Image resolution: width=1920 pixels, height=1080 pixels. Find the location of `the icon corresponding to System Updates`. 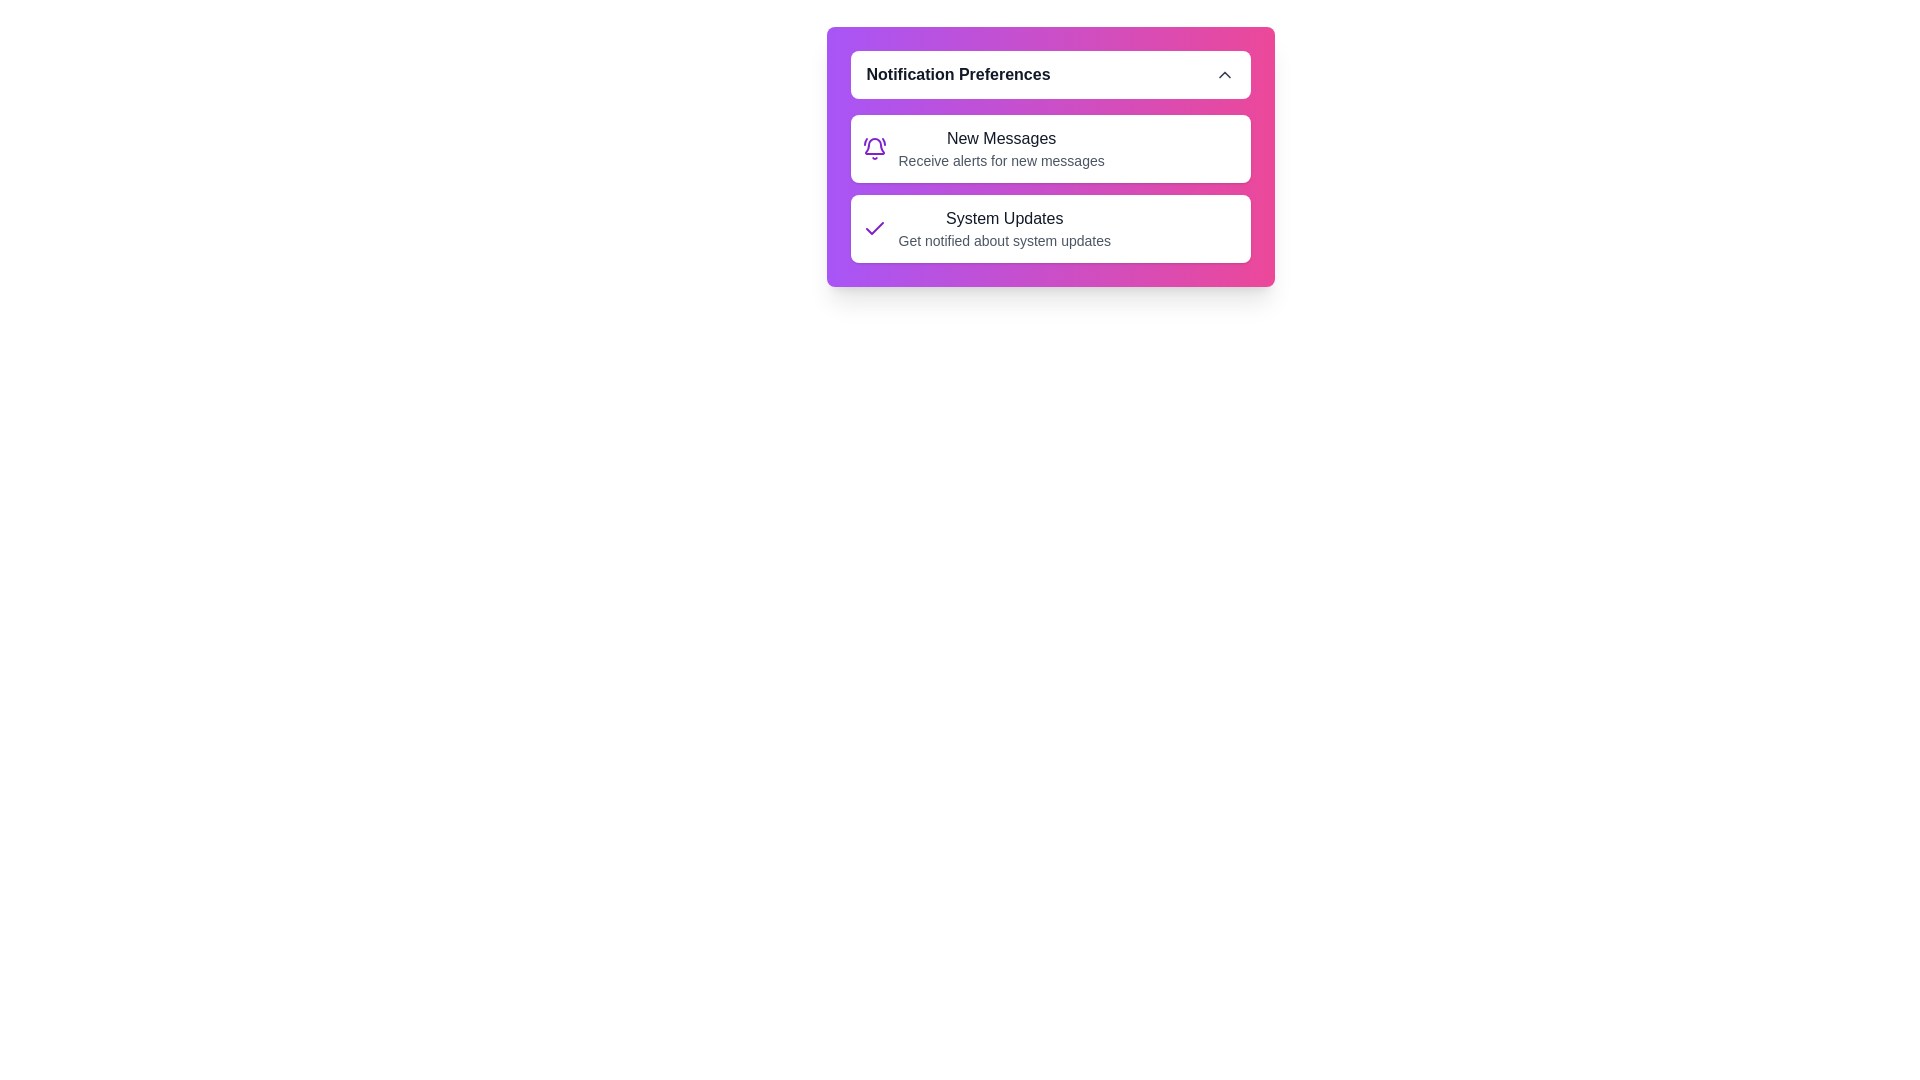

the icon corresponding to System Updates is located at coordinates (874, 227).